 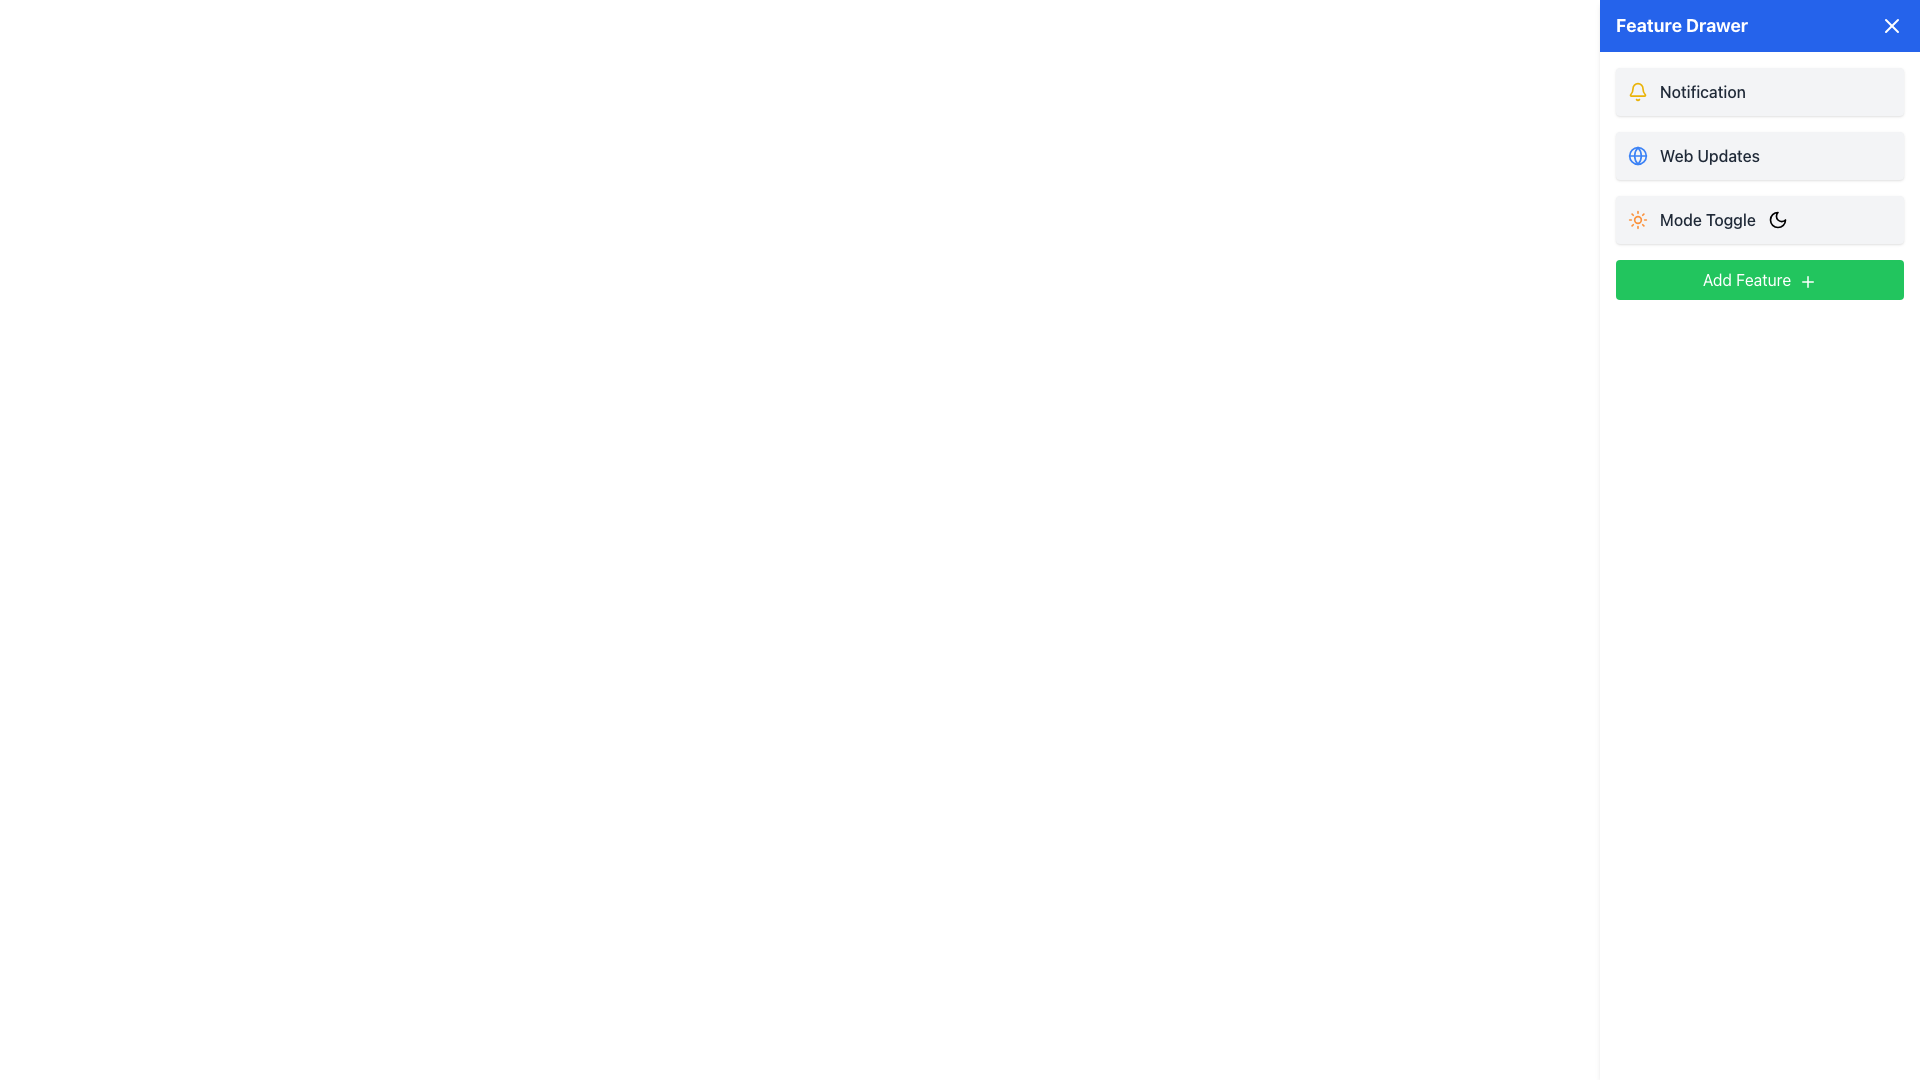 What do you see at coordinates (1706, 219) in the screenshot?
I see `the text label that describes the mode toggling functionality within the 'Feature Drawer' interface, positioned between a sun icon and a crescent moon icon` at bounding box center [1706, 219].